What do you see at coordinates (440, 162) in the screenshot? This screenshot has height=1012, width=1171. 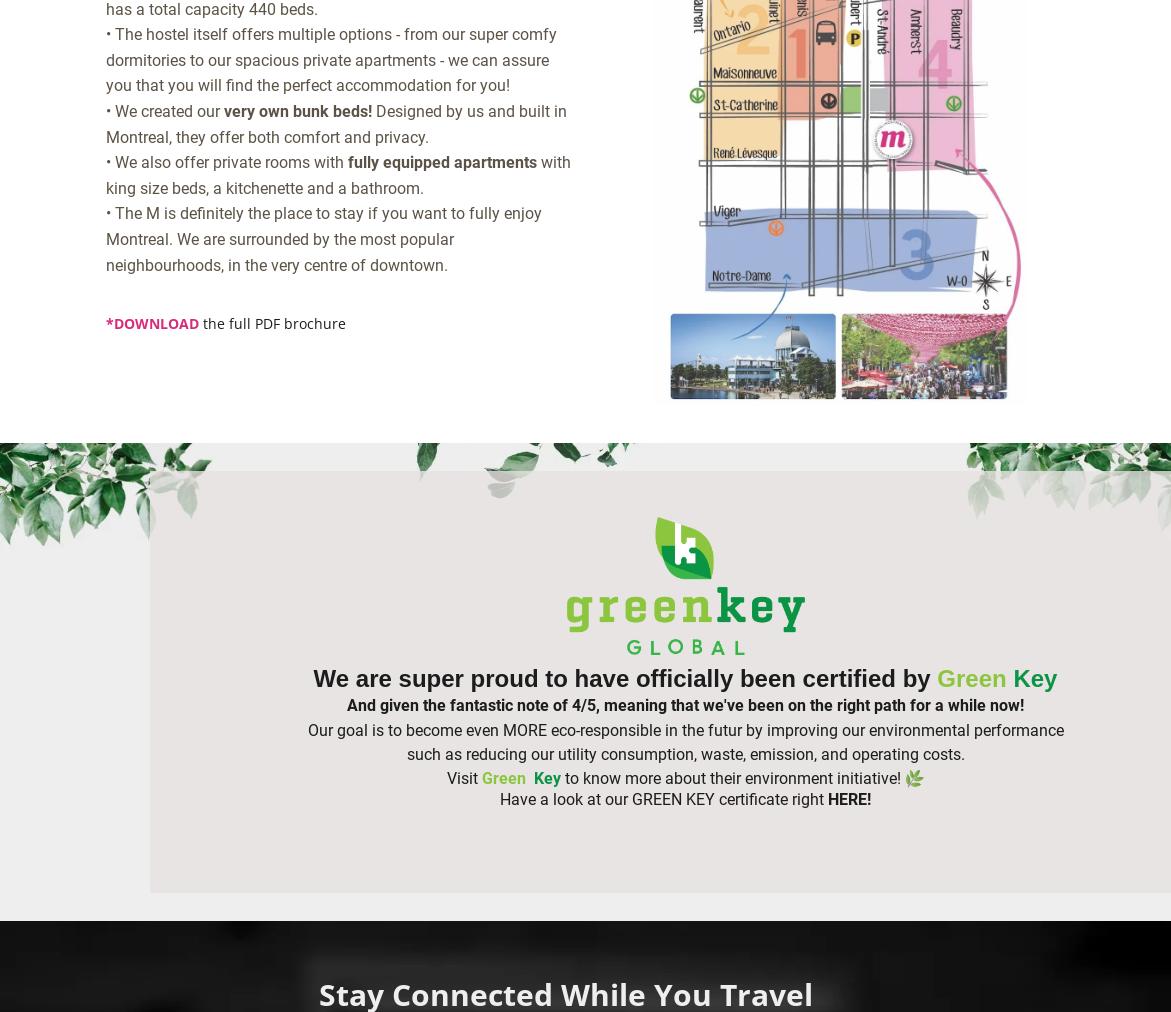 I see `'fully equipped apartments'` at bounding box center [440, 162].